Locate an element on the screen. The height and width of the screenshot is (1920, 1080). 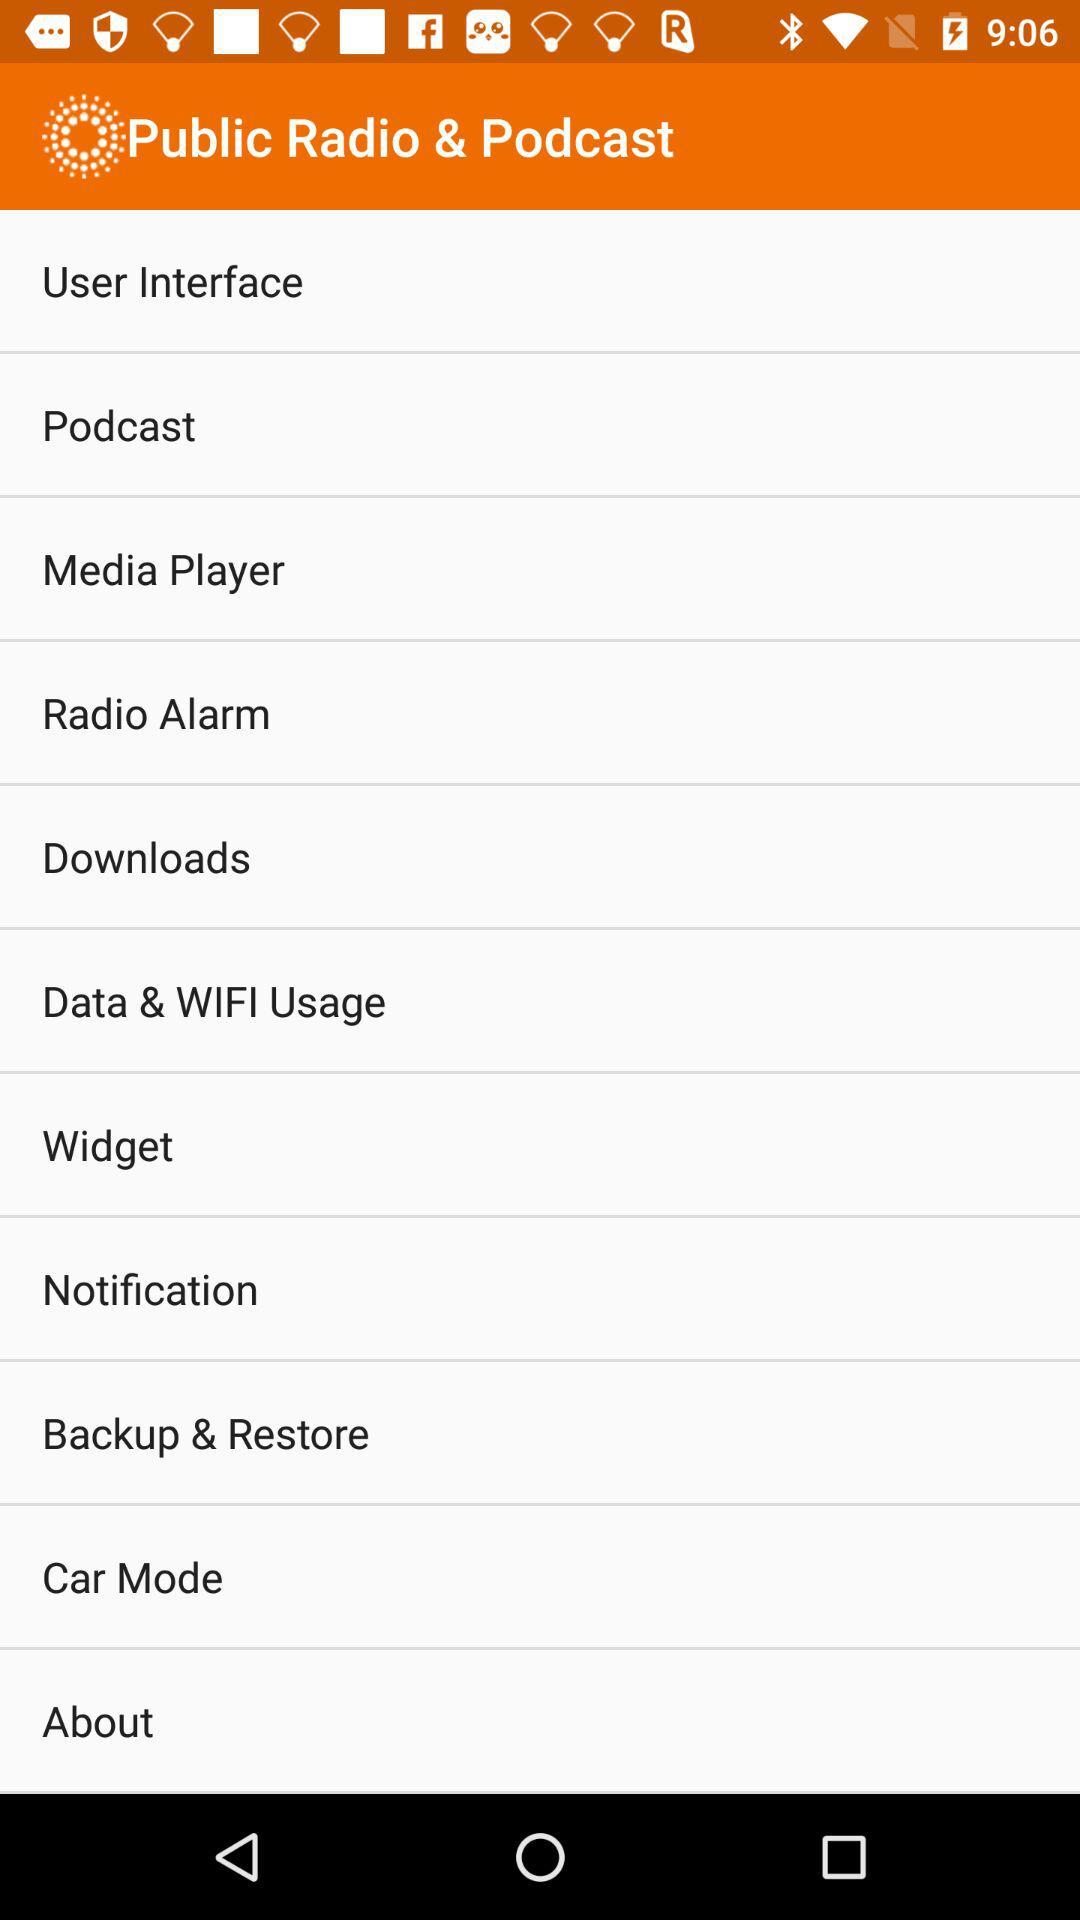
the icon above notification icon is located at coordinates (107, 1144).